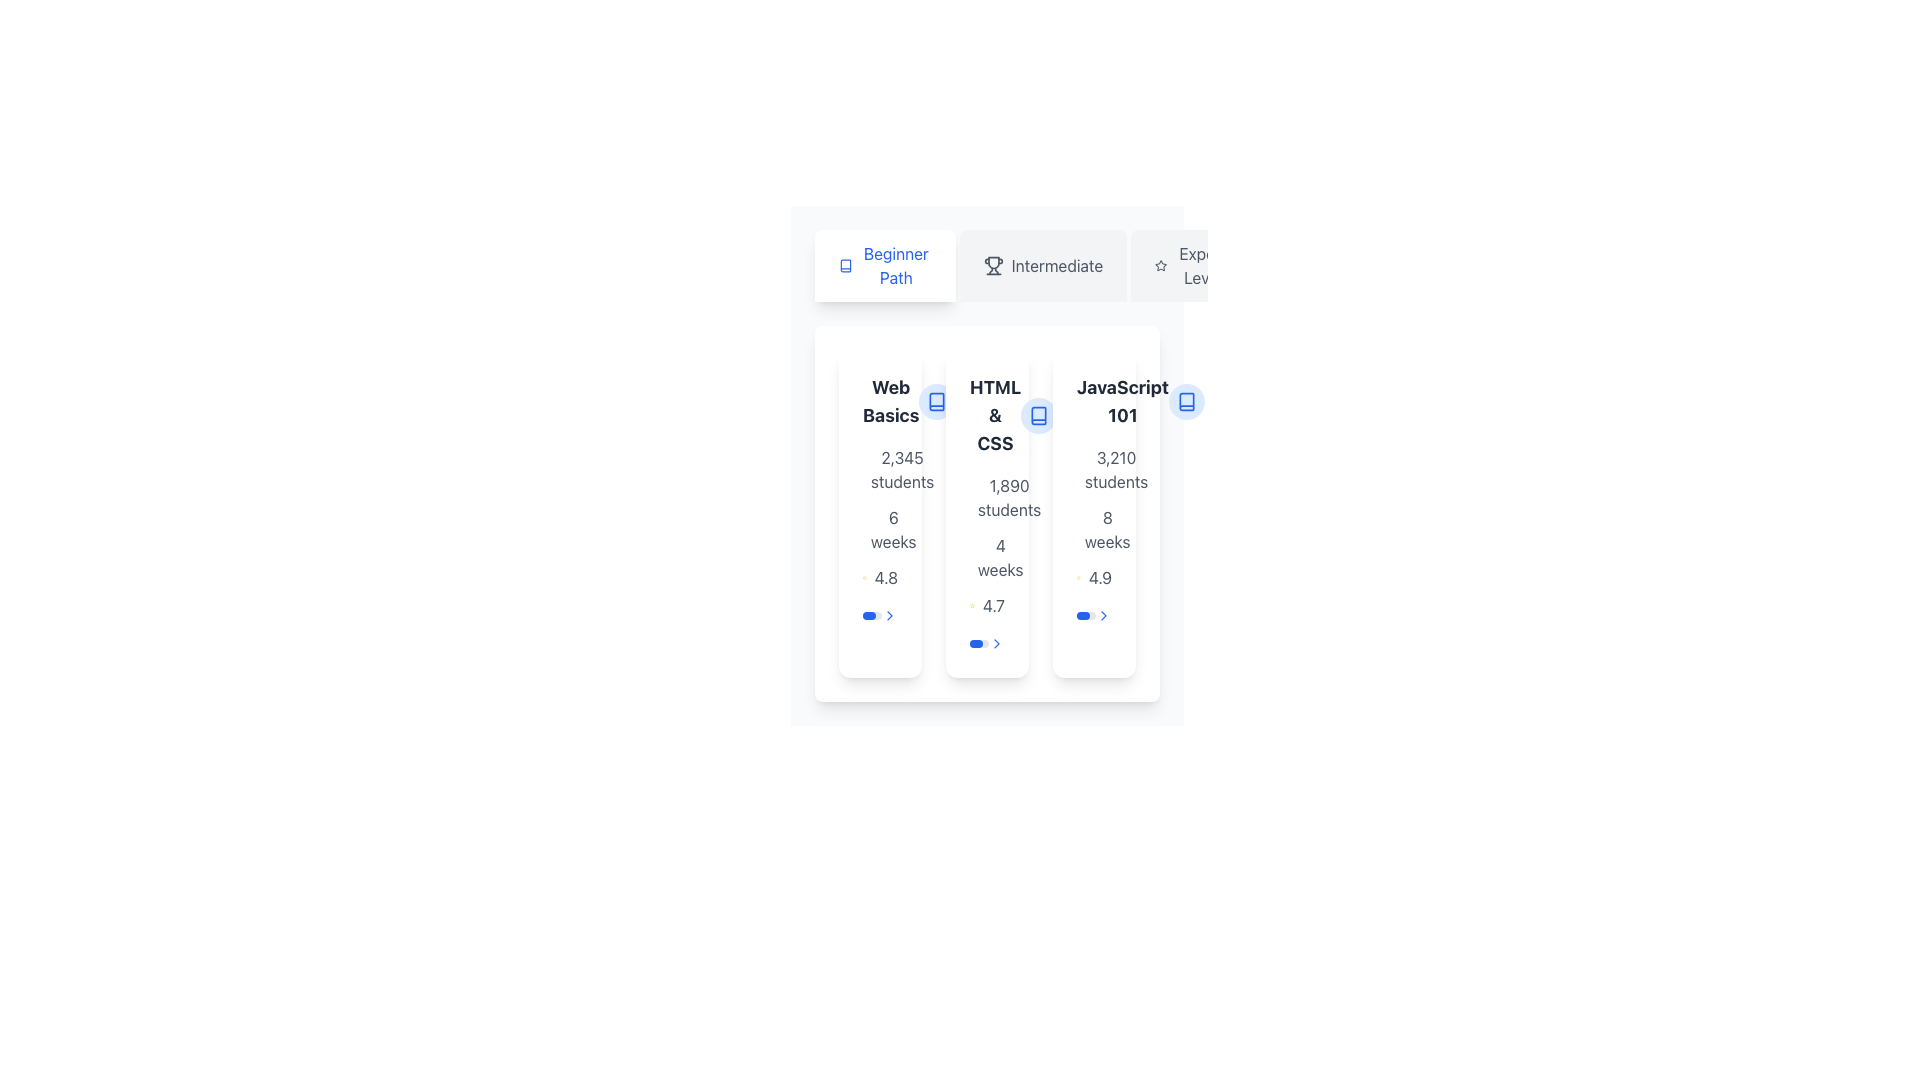 The height and width of the screenshot is (1080, 1920). I want to click on the 'Expert Level' label located in the top-right corner of the navigation row, so click(1201, 265).